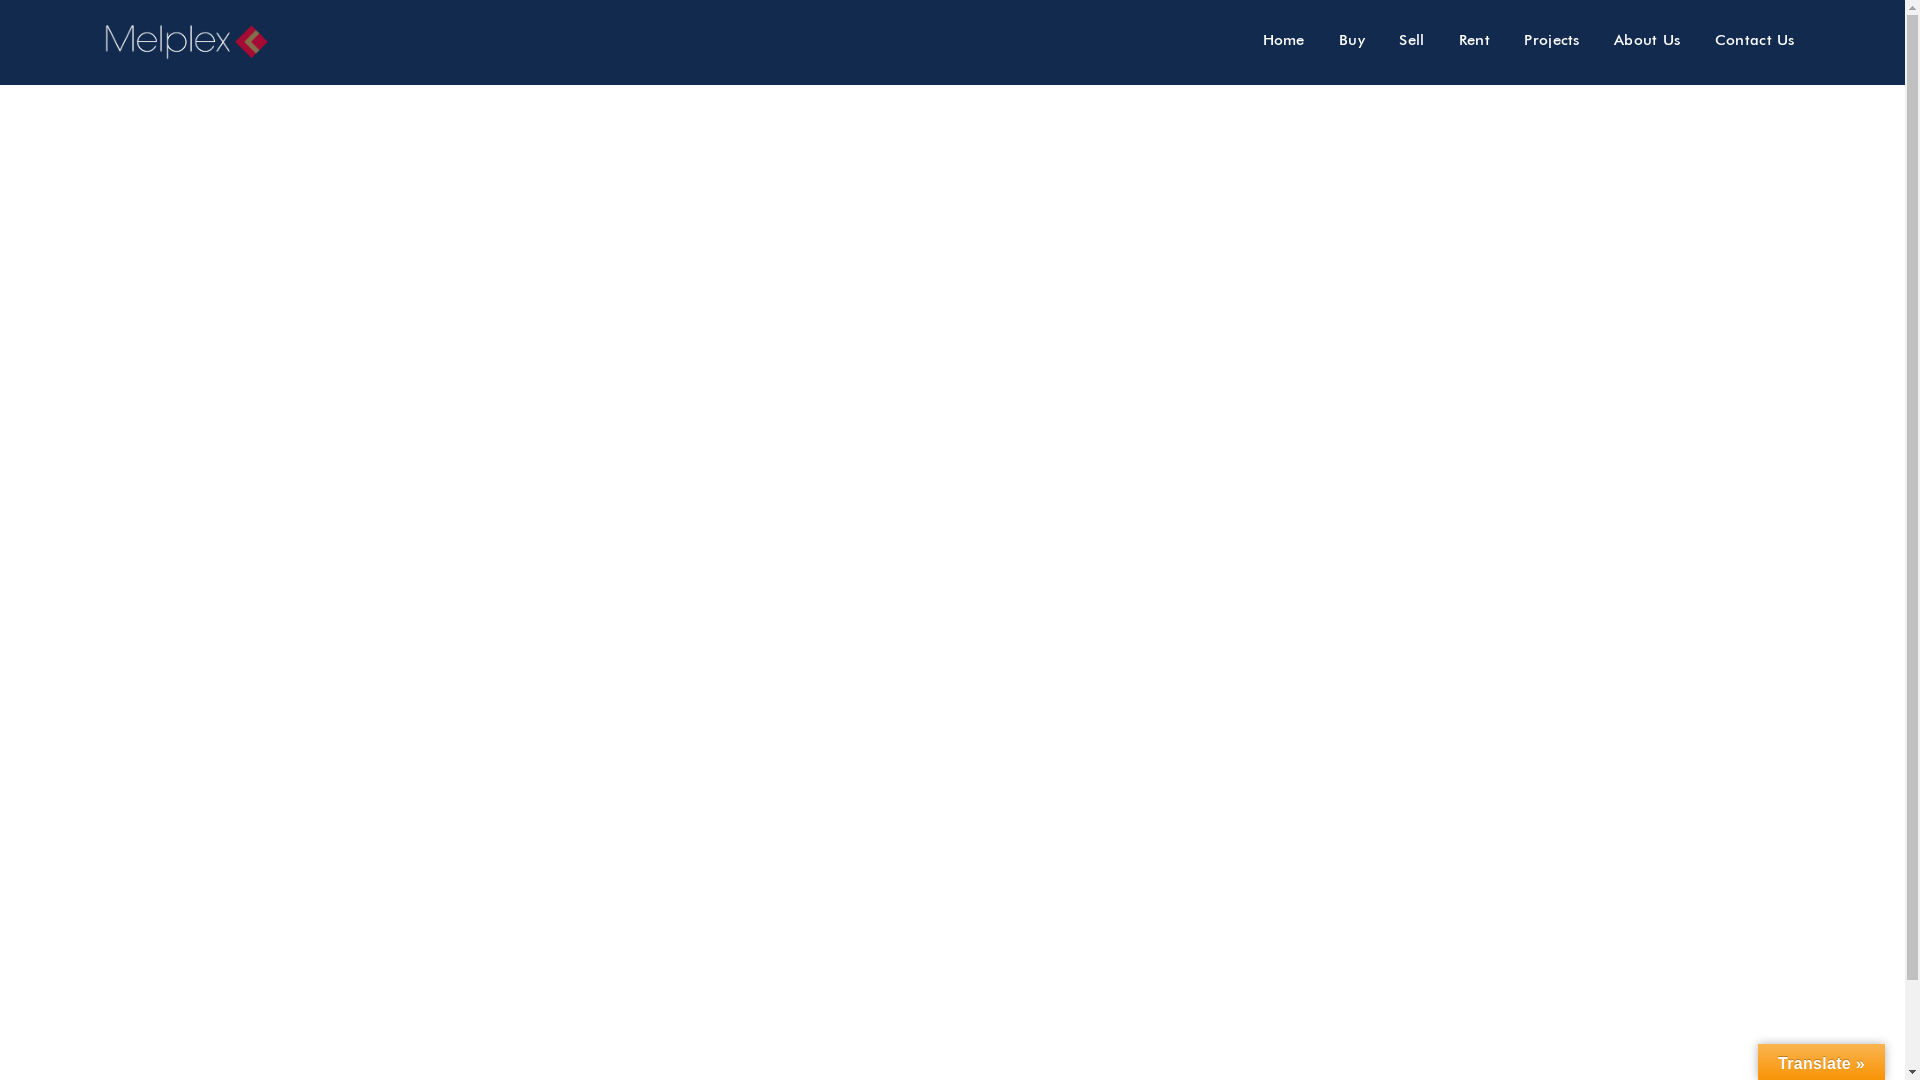  Describe the element at coordinates (195, 42) in the screenshot. I see `'Melplex - '` at that location.